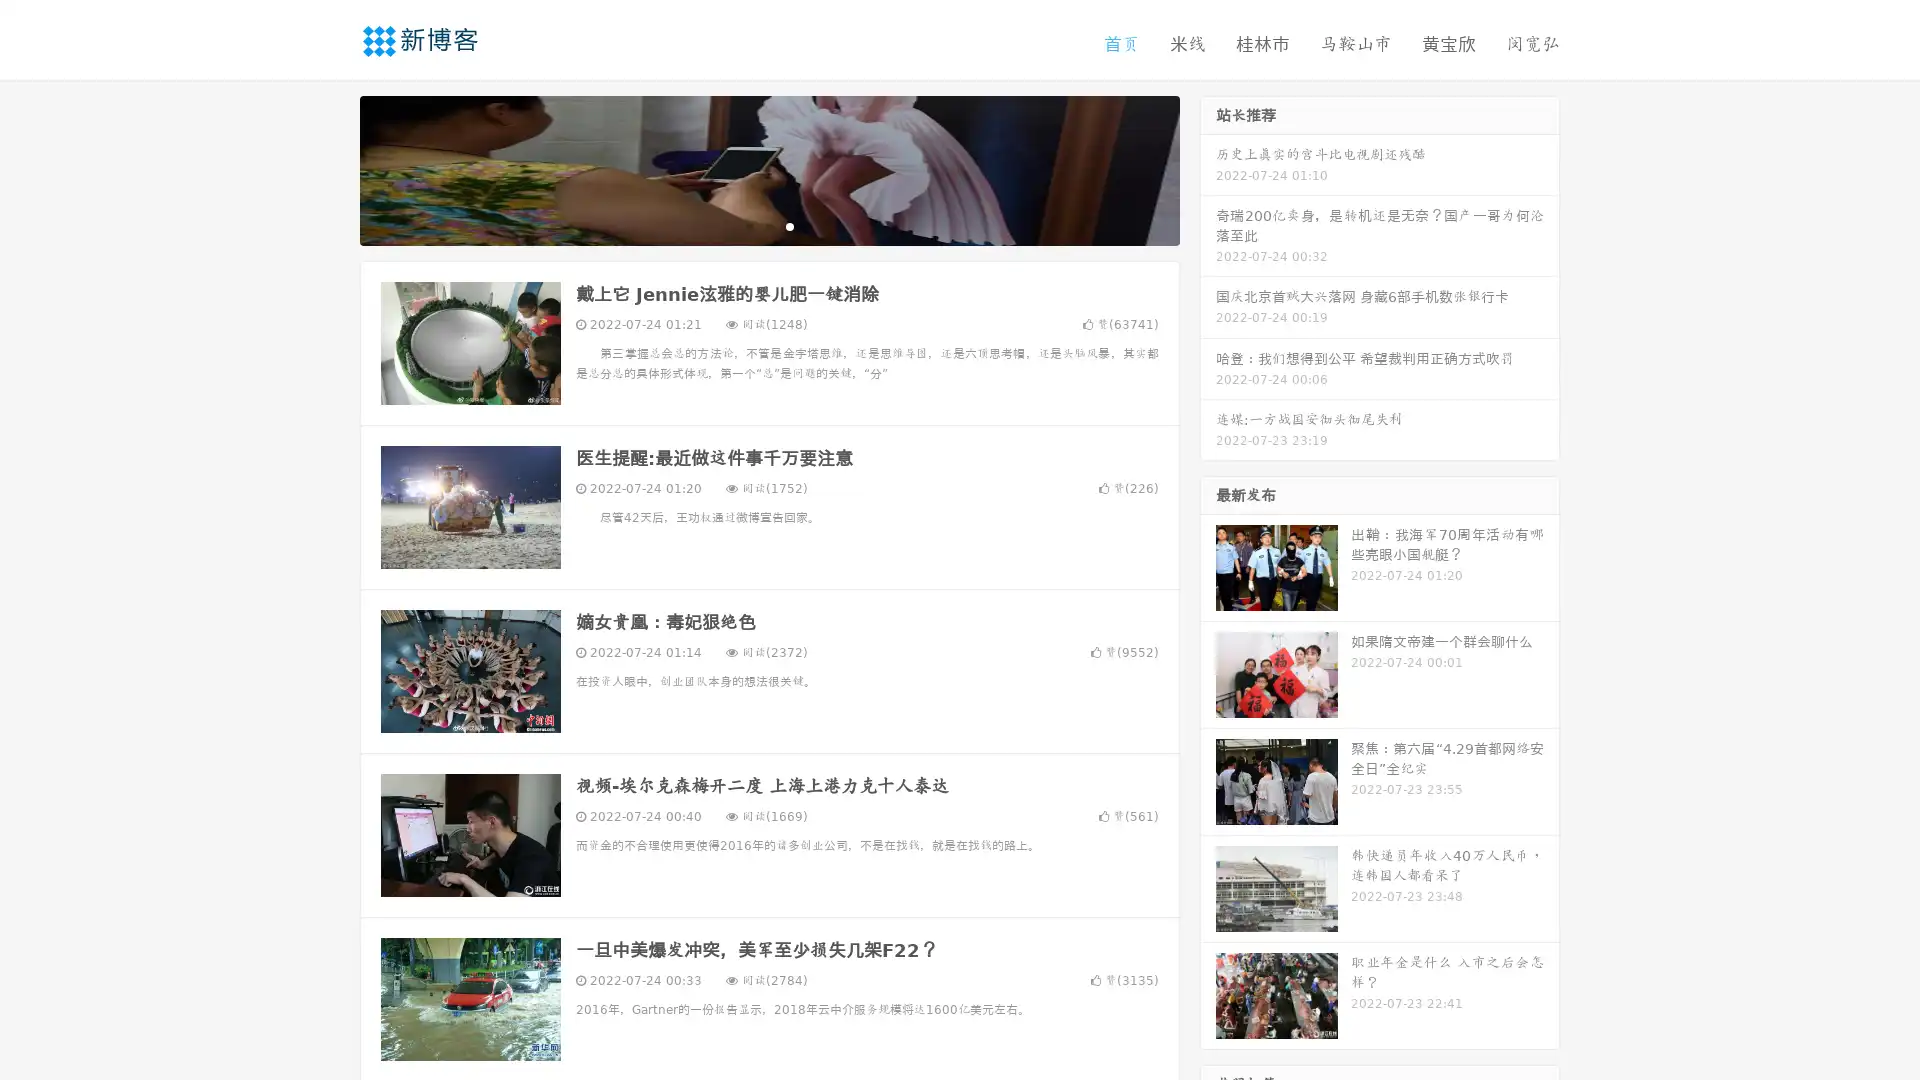  I want to click on Go to slide 3, so click(789, 225).